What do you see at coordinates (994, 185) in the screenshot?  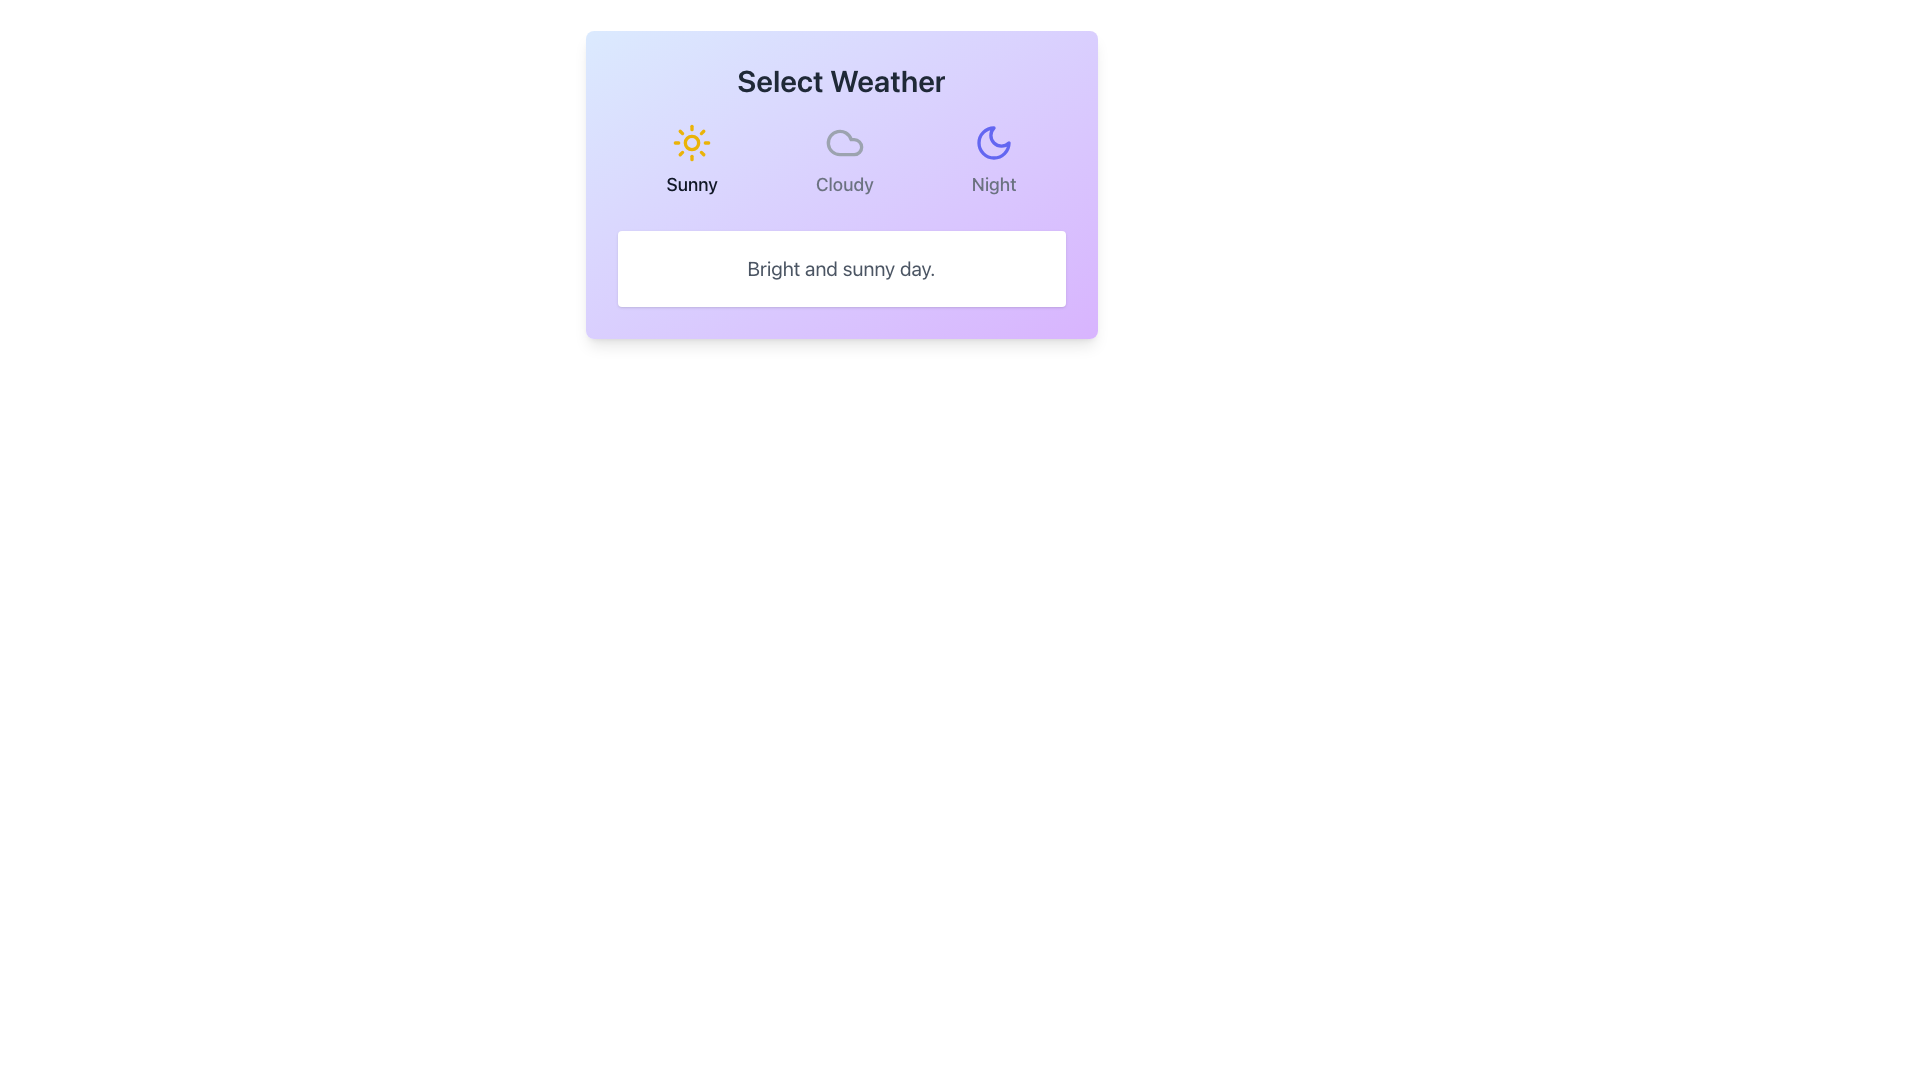 I see `text of the 'Night' label, which is displayed prominently in a bold font under the moon icon in the 'Select Weather' section` at bounding box center [994, 185].